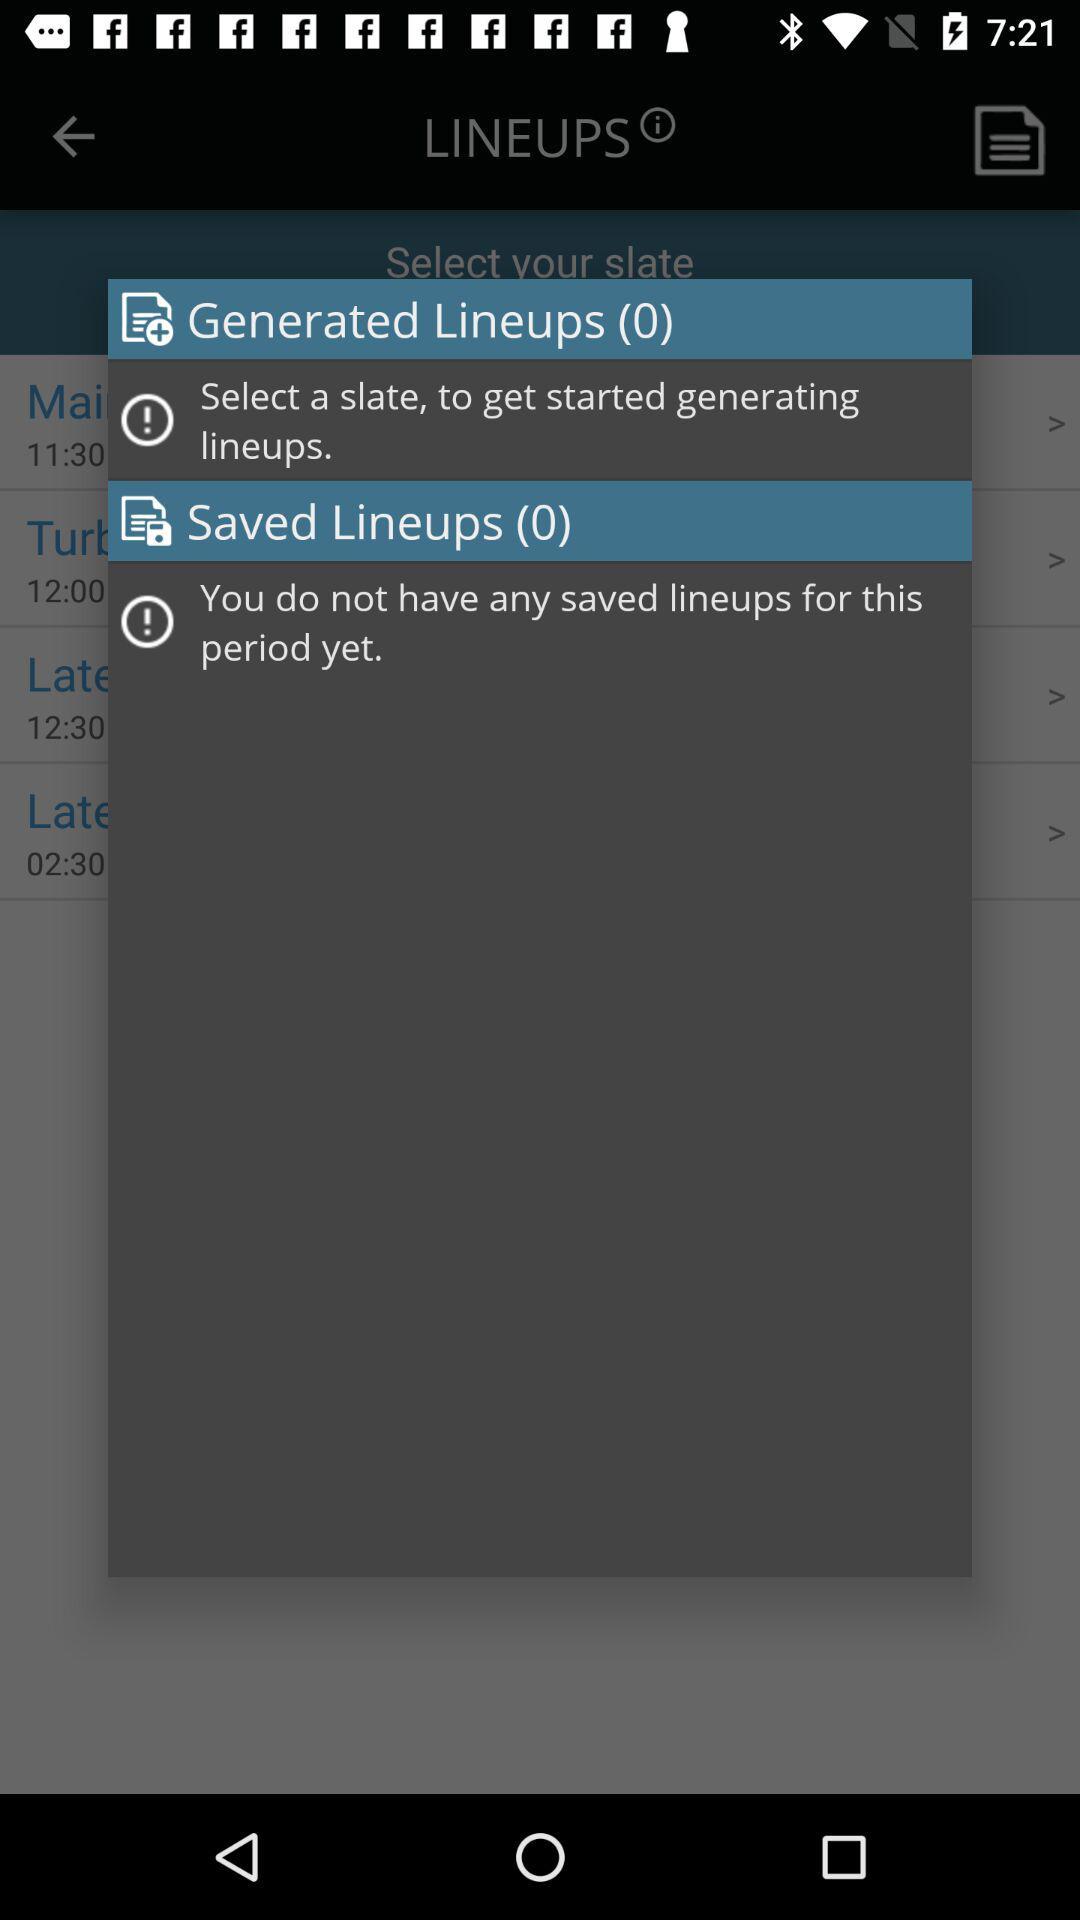 The image size is (1080, 1920). I want to click on the icon below saved lineups (0) item, so click(579, 620).